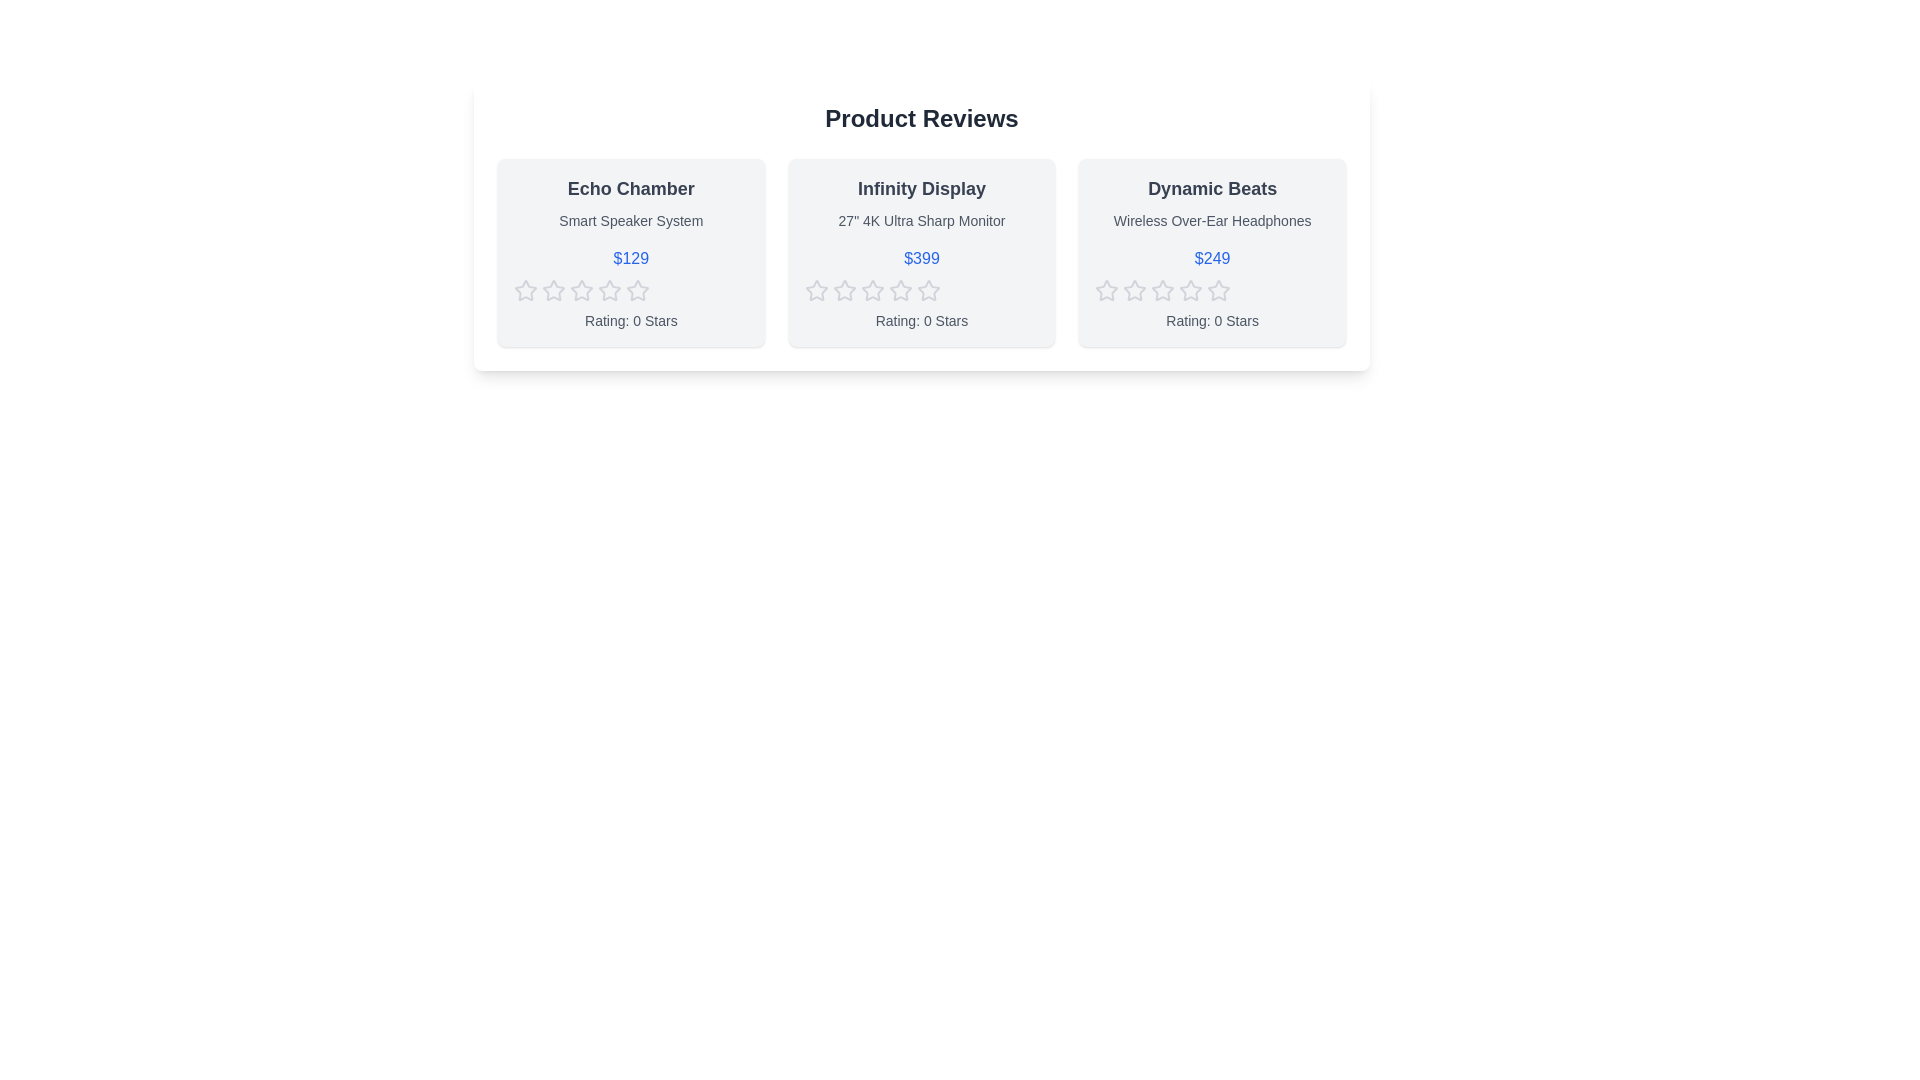 The height and width of the screenshot is (1080, 1920). What do you see at coordinates (1106, 290) in the screenshot?
I see `the first rating star icon for 'Dynamic Beats'` at bounding box center [1106, 290].